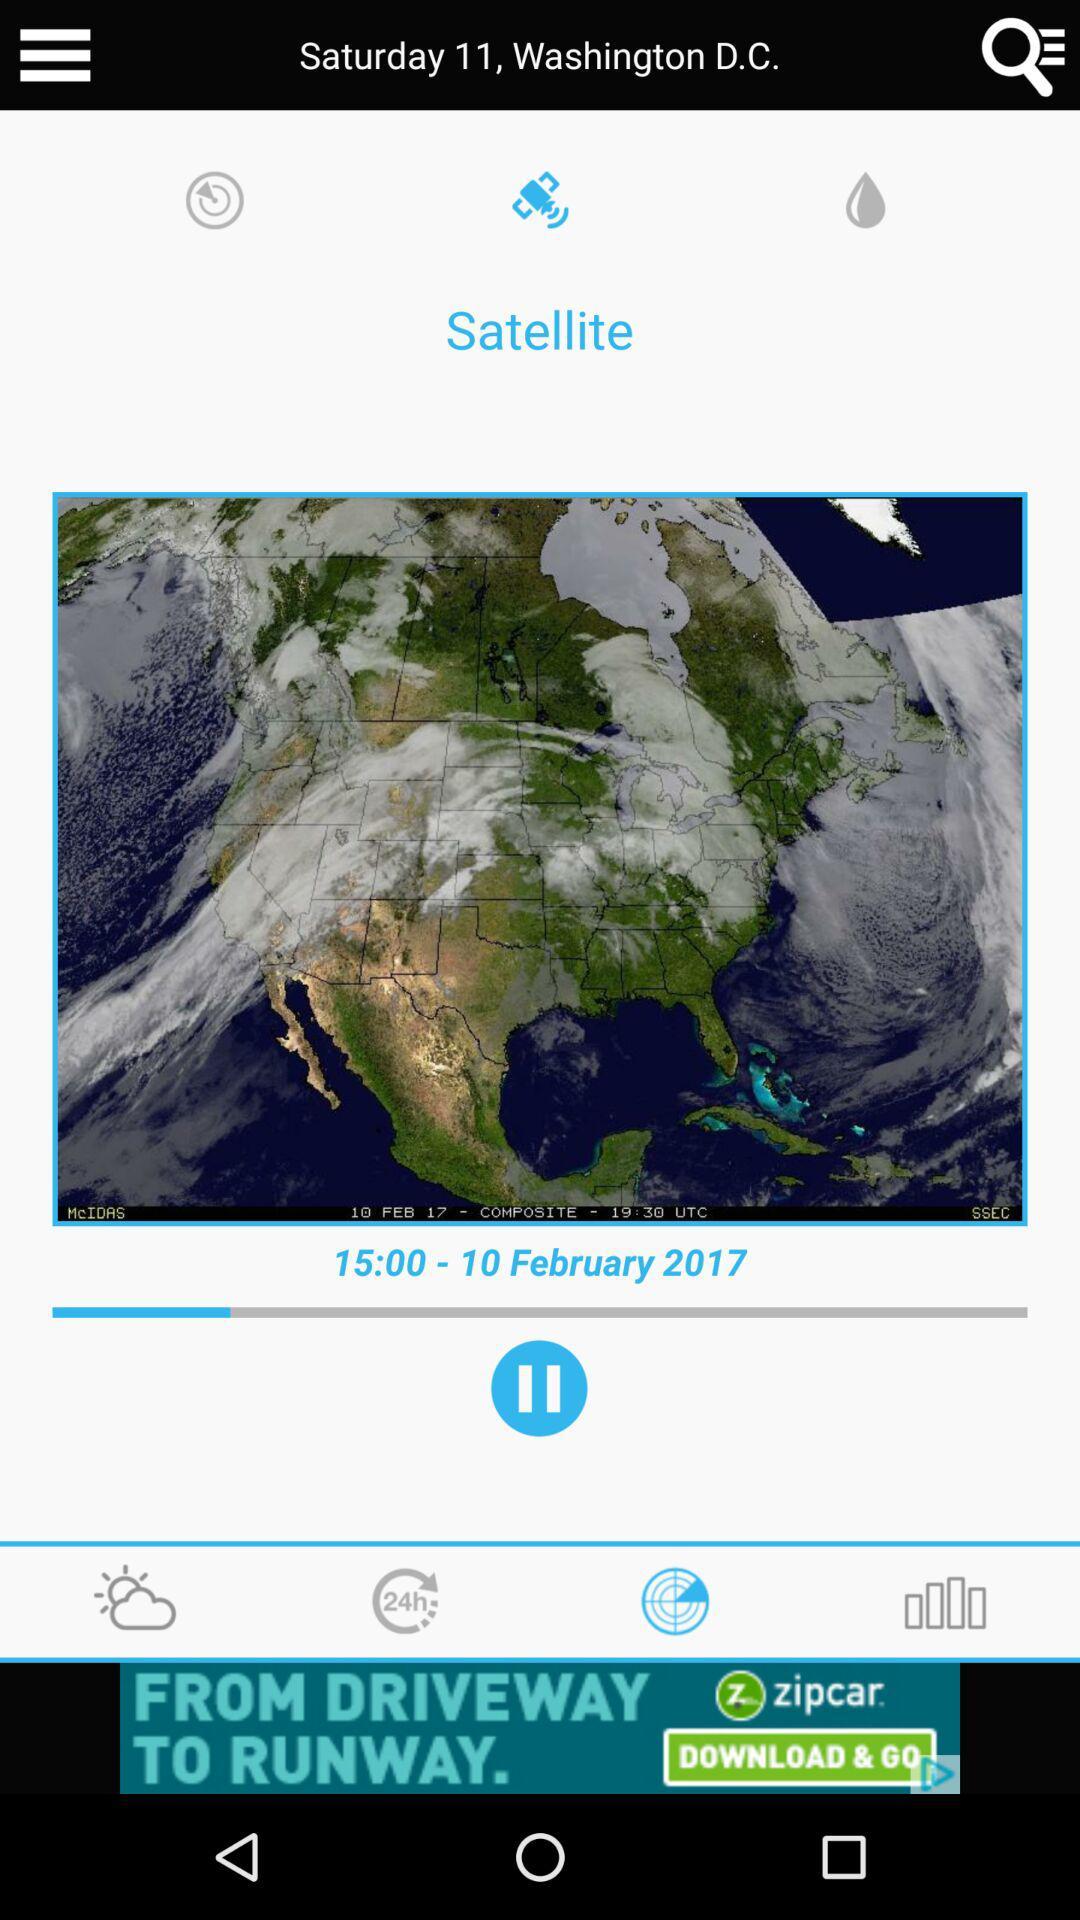  Describe the element at coordinates (540, 859) in the screenshot. I see `the image` at that location.